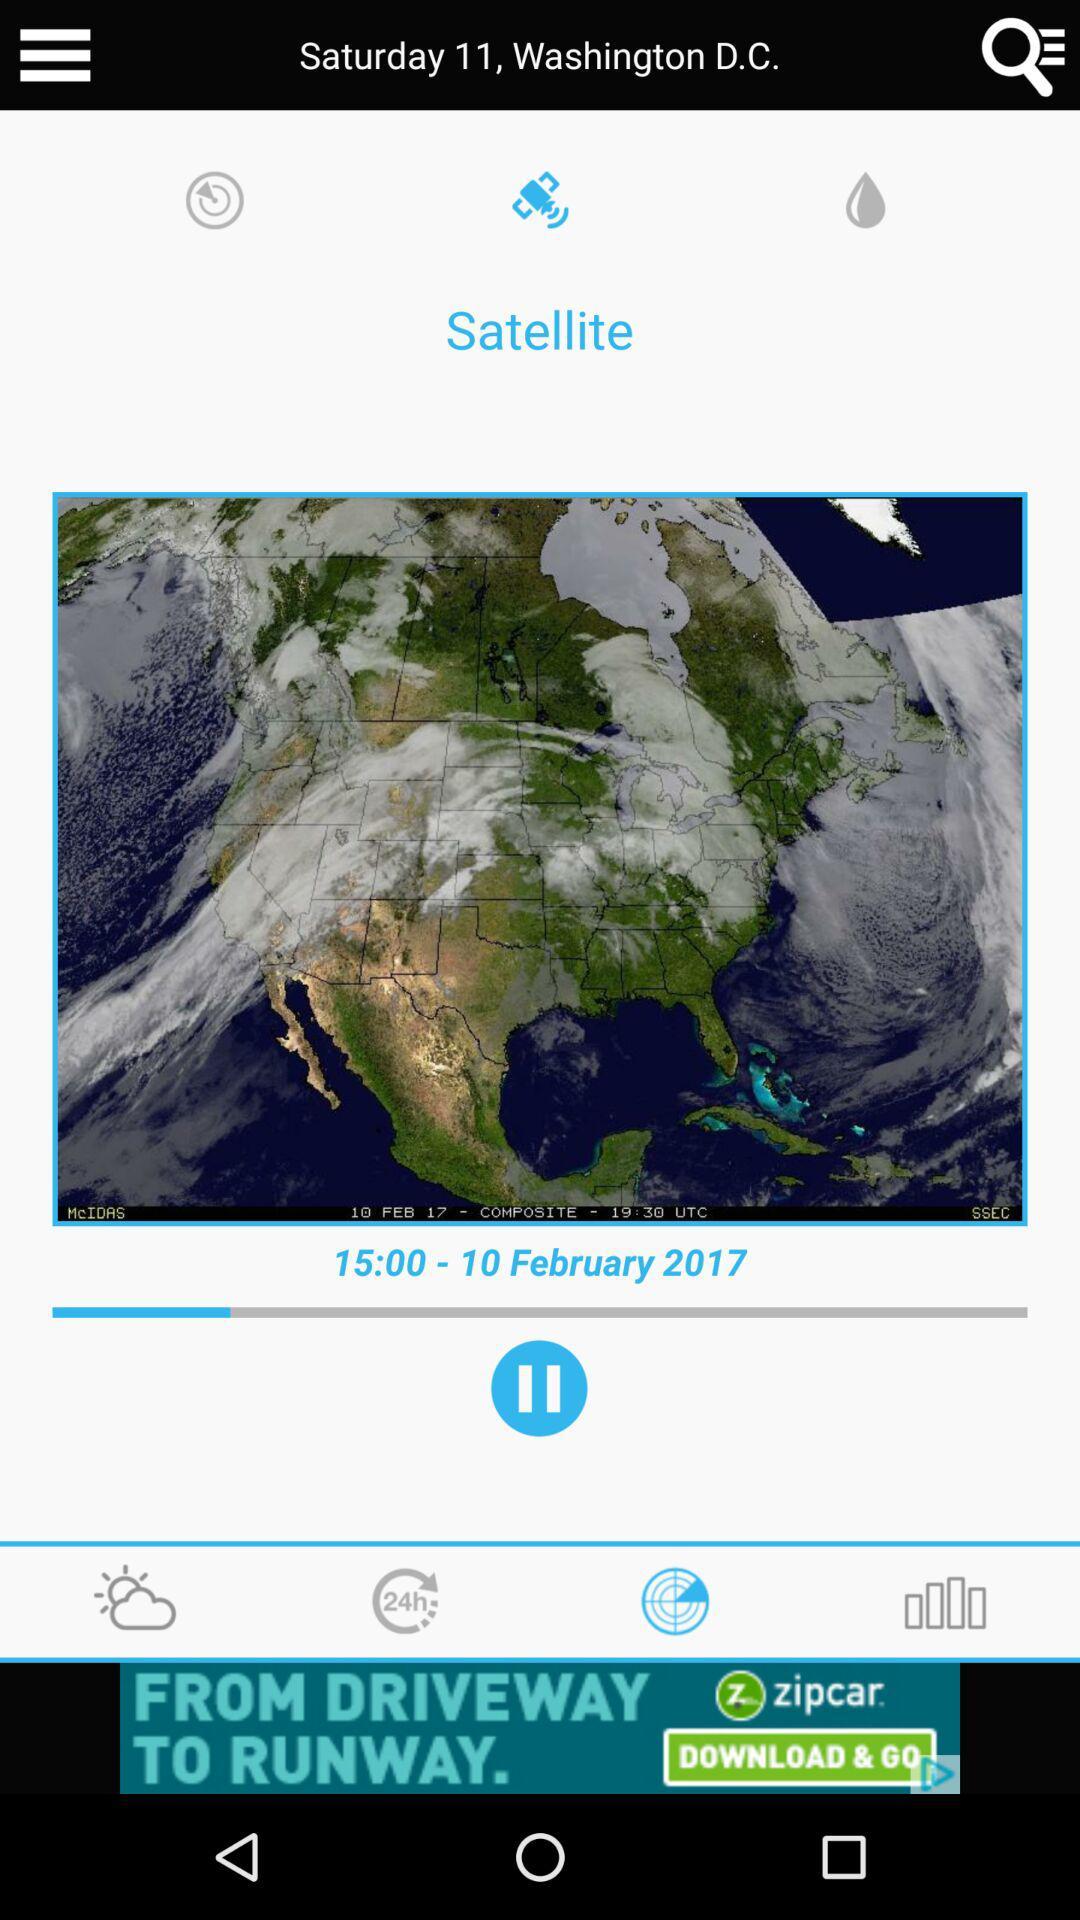  Describe the element at coordinates (540, 859) in the screenshot. I see `the image` at that location.